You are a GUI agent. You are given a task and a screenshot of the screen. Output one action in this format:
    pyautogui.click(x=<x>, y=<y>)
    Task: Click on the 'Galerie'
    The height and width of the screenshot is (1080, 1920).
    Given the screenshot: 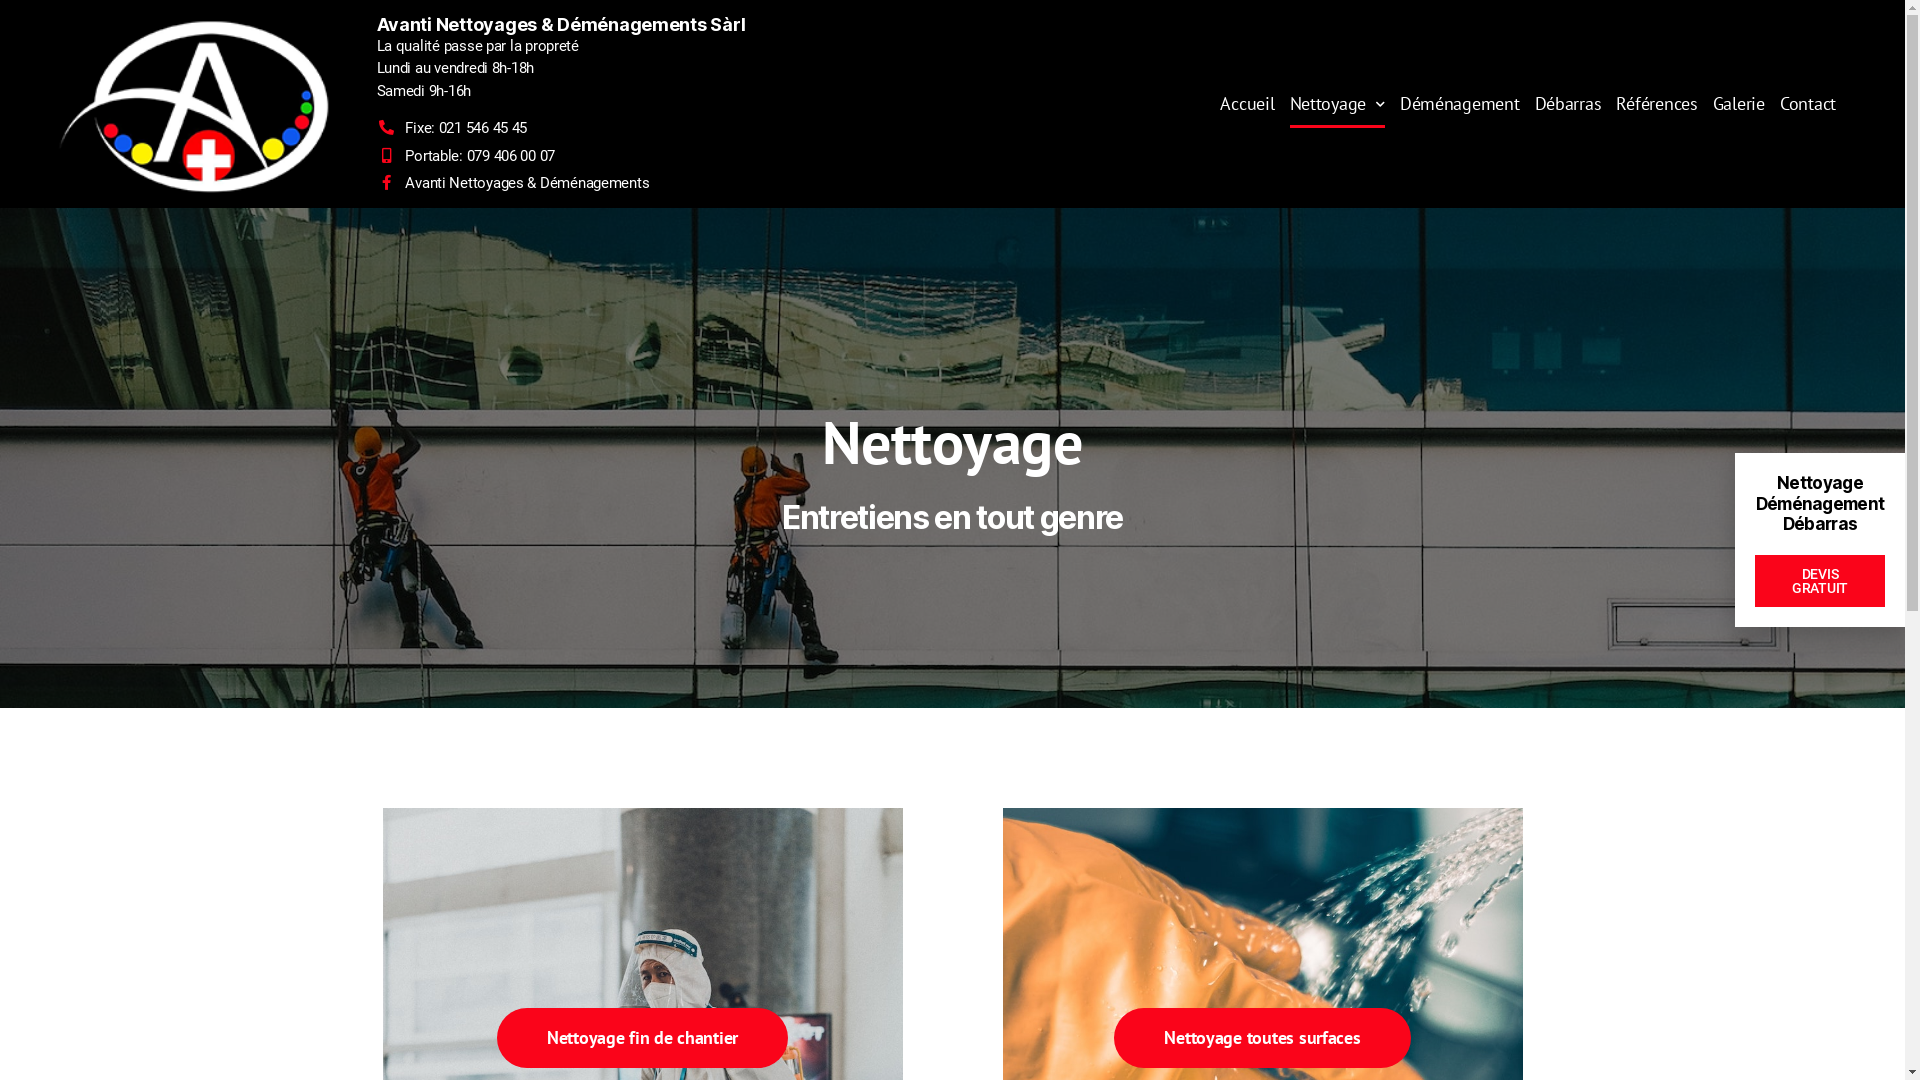 What is the action you would take?
    pyautogui.click(x=1737, y=104)
    